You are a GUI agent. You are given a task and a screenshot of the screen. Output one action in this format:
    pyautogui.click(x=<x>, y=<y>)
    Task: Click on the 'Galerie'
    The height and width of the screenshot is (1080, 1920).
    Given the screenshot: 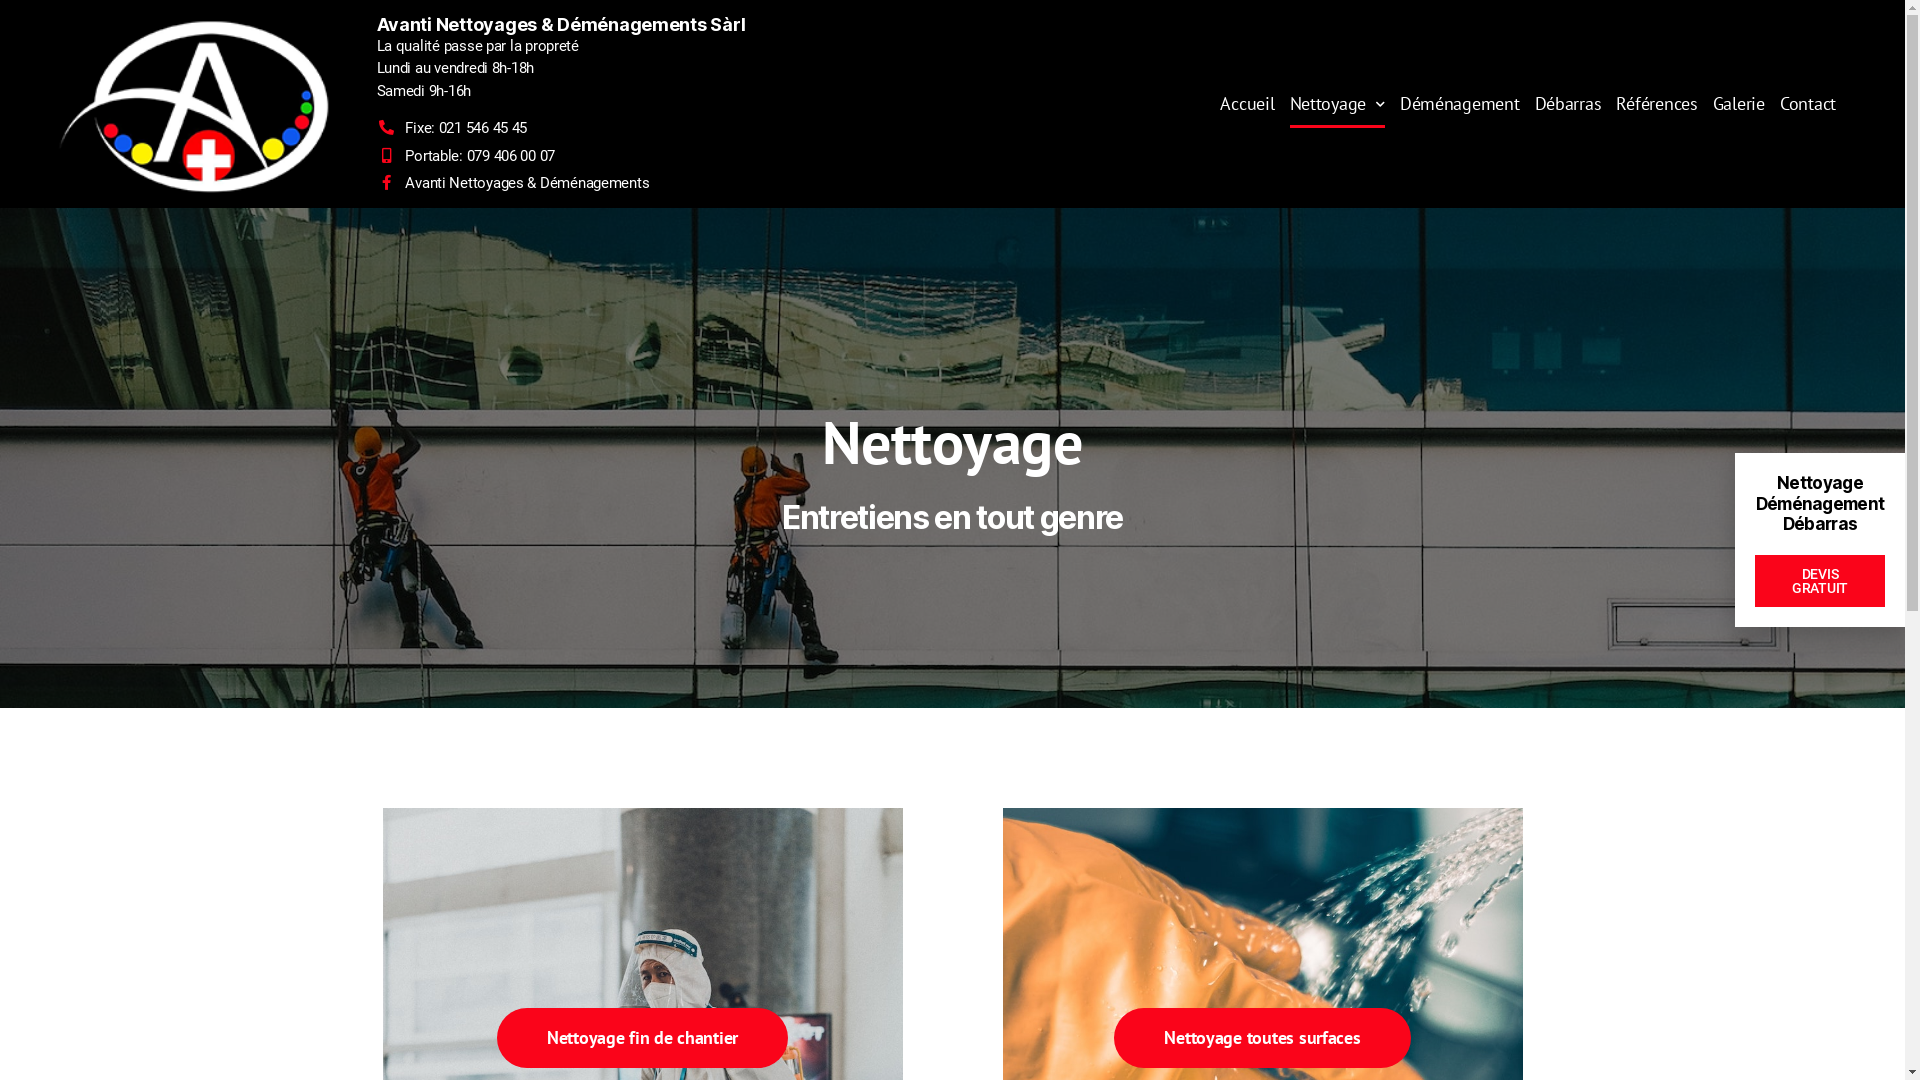 What is the action you would take?
    pyautogui.click(x=1737, y=104)
    